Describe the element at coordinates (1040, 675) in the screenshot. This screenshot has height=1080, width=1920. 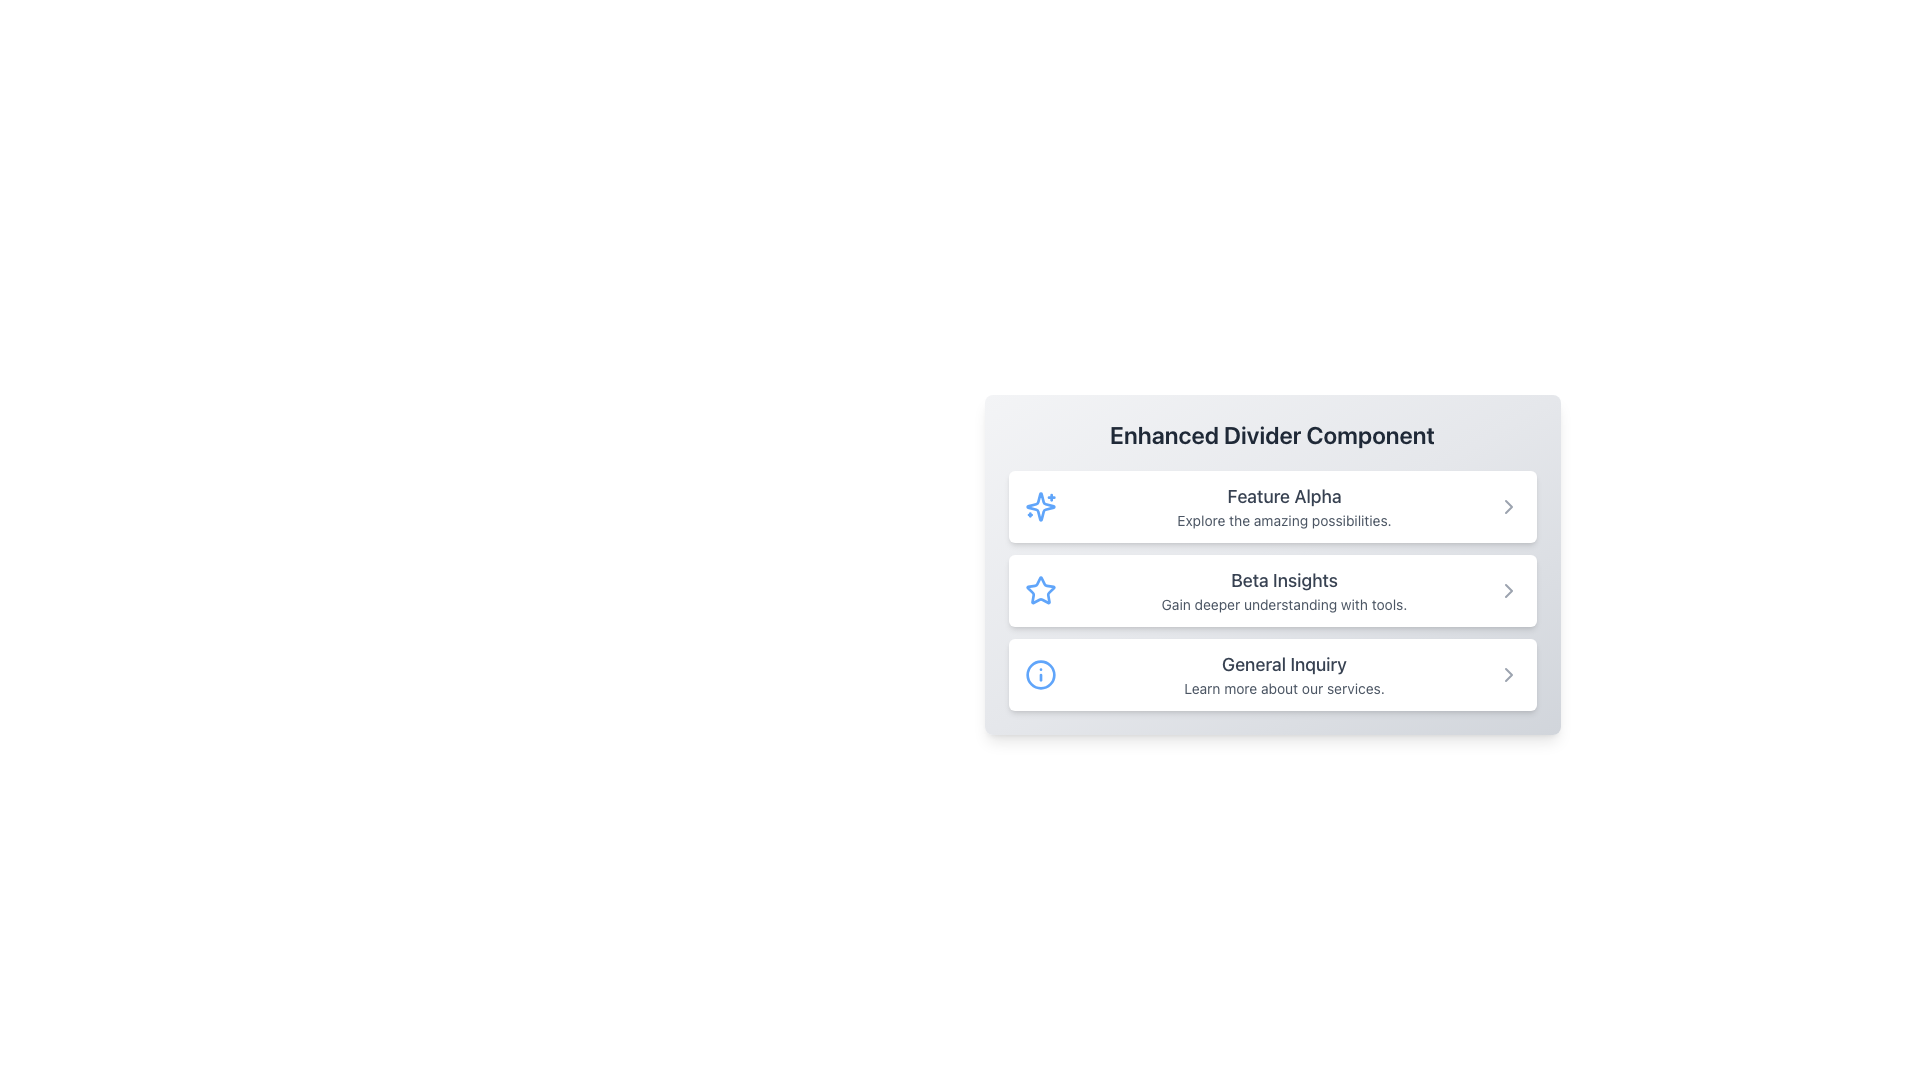
I see `the visual identification marker for the 'General Inquiry' section by moving the cursor to its center point` at that location.